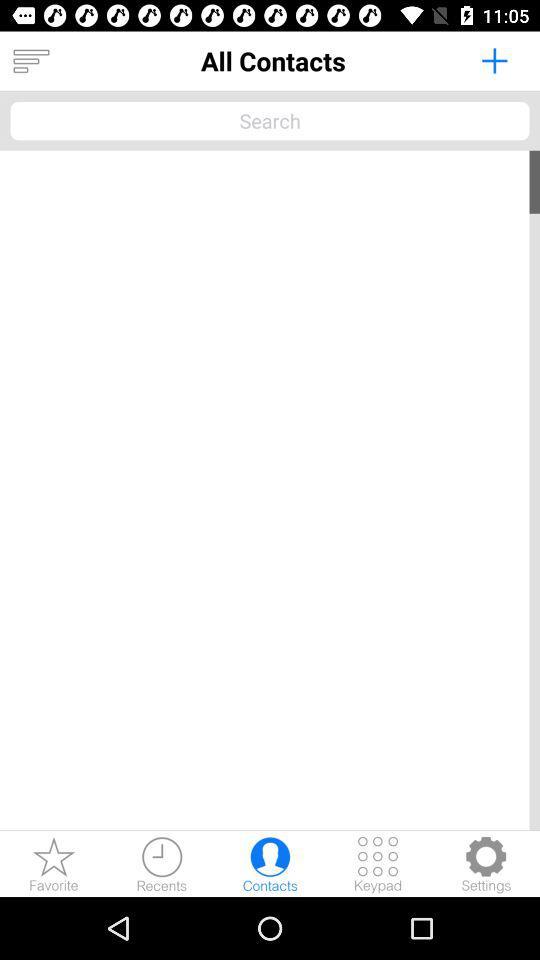  I want to click on the avatar icon, so click(270, 863).